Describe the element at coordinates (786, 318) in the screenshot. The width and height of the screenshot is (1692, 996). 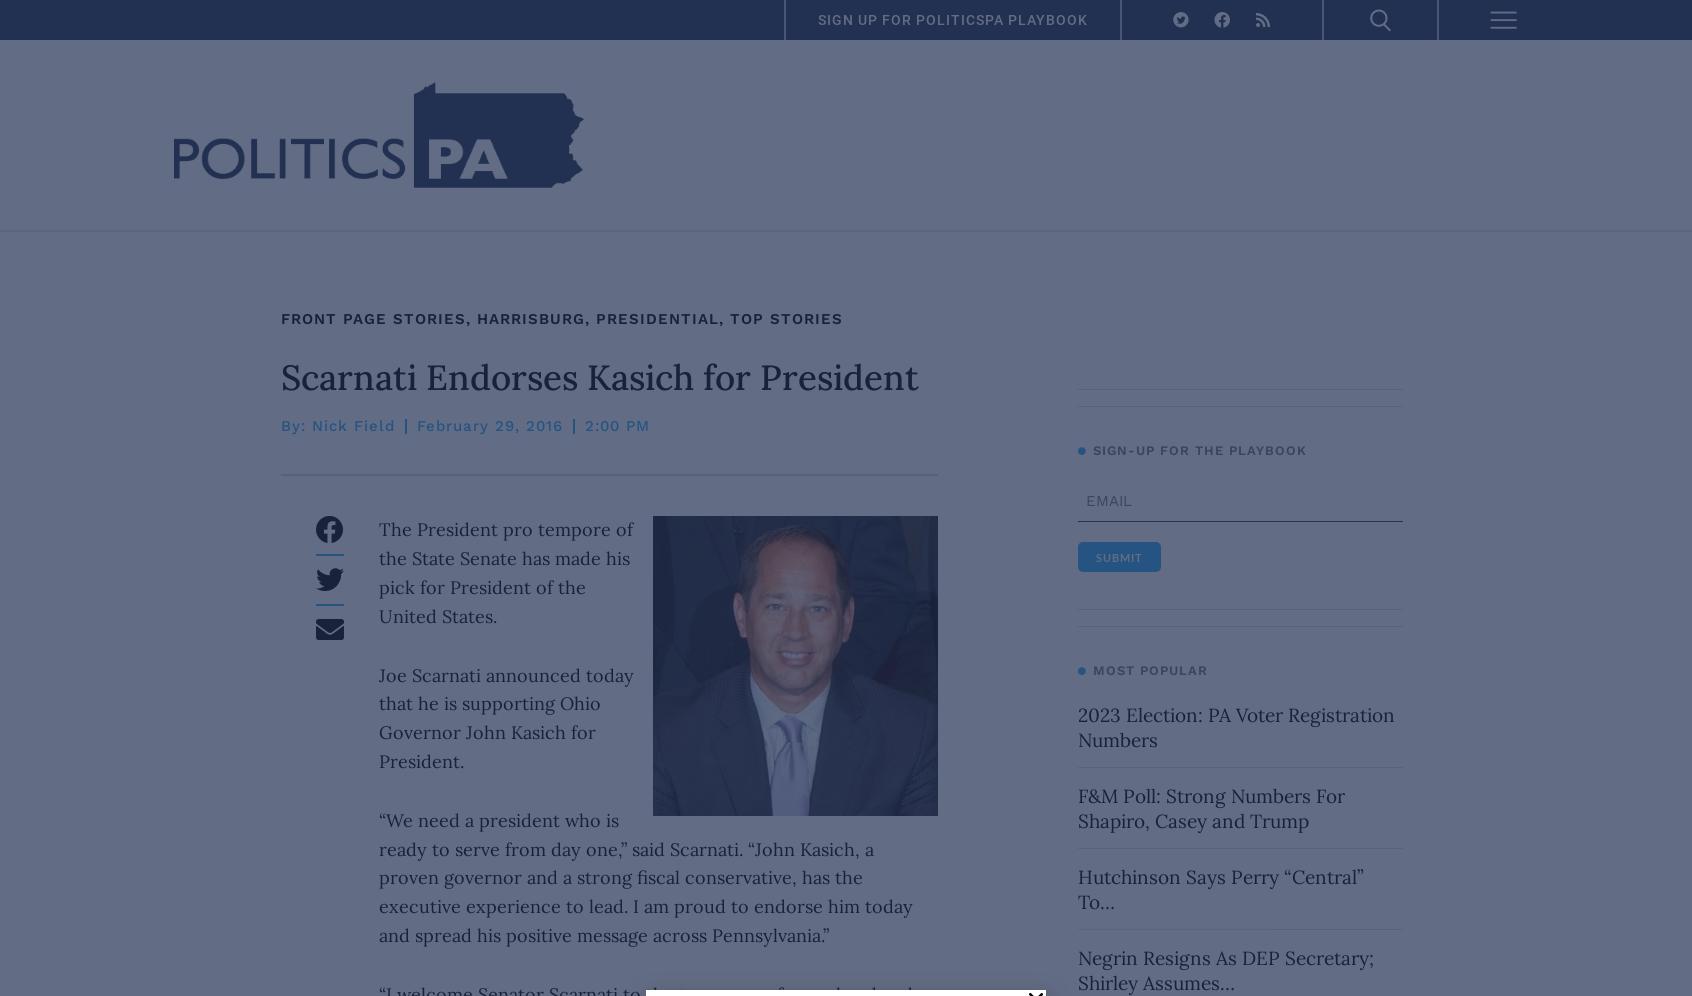
I see `'Top Stories'` at that location.